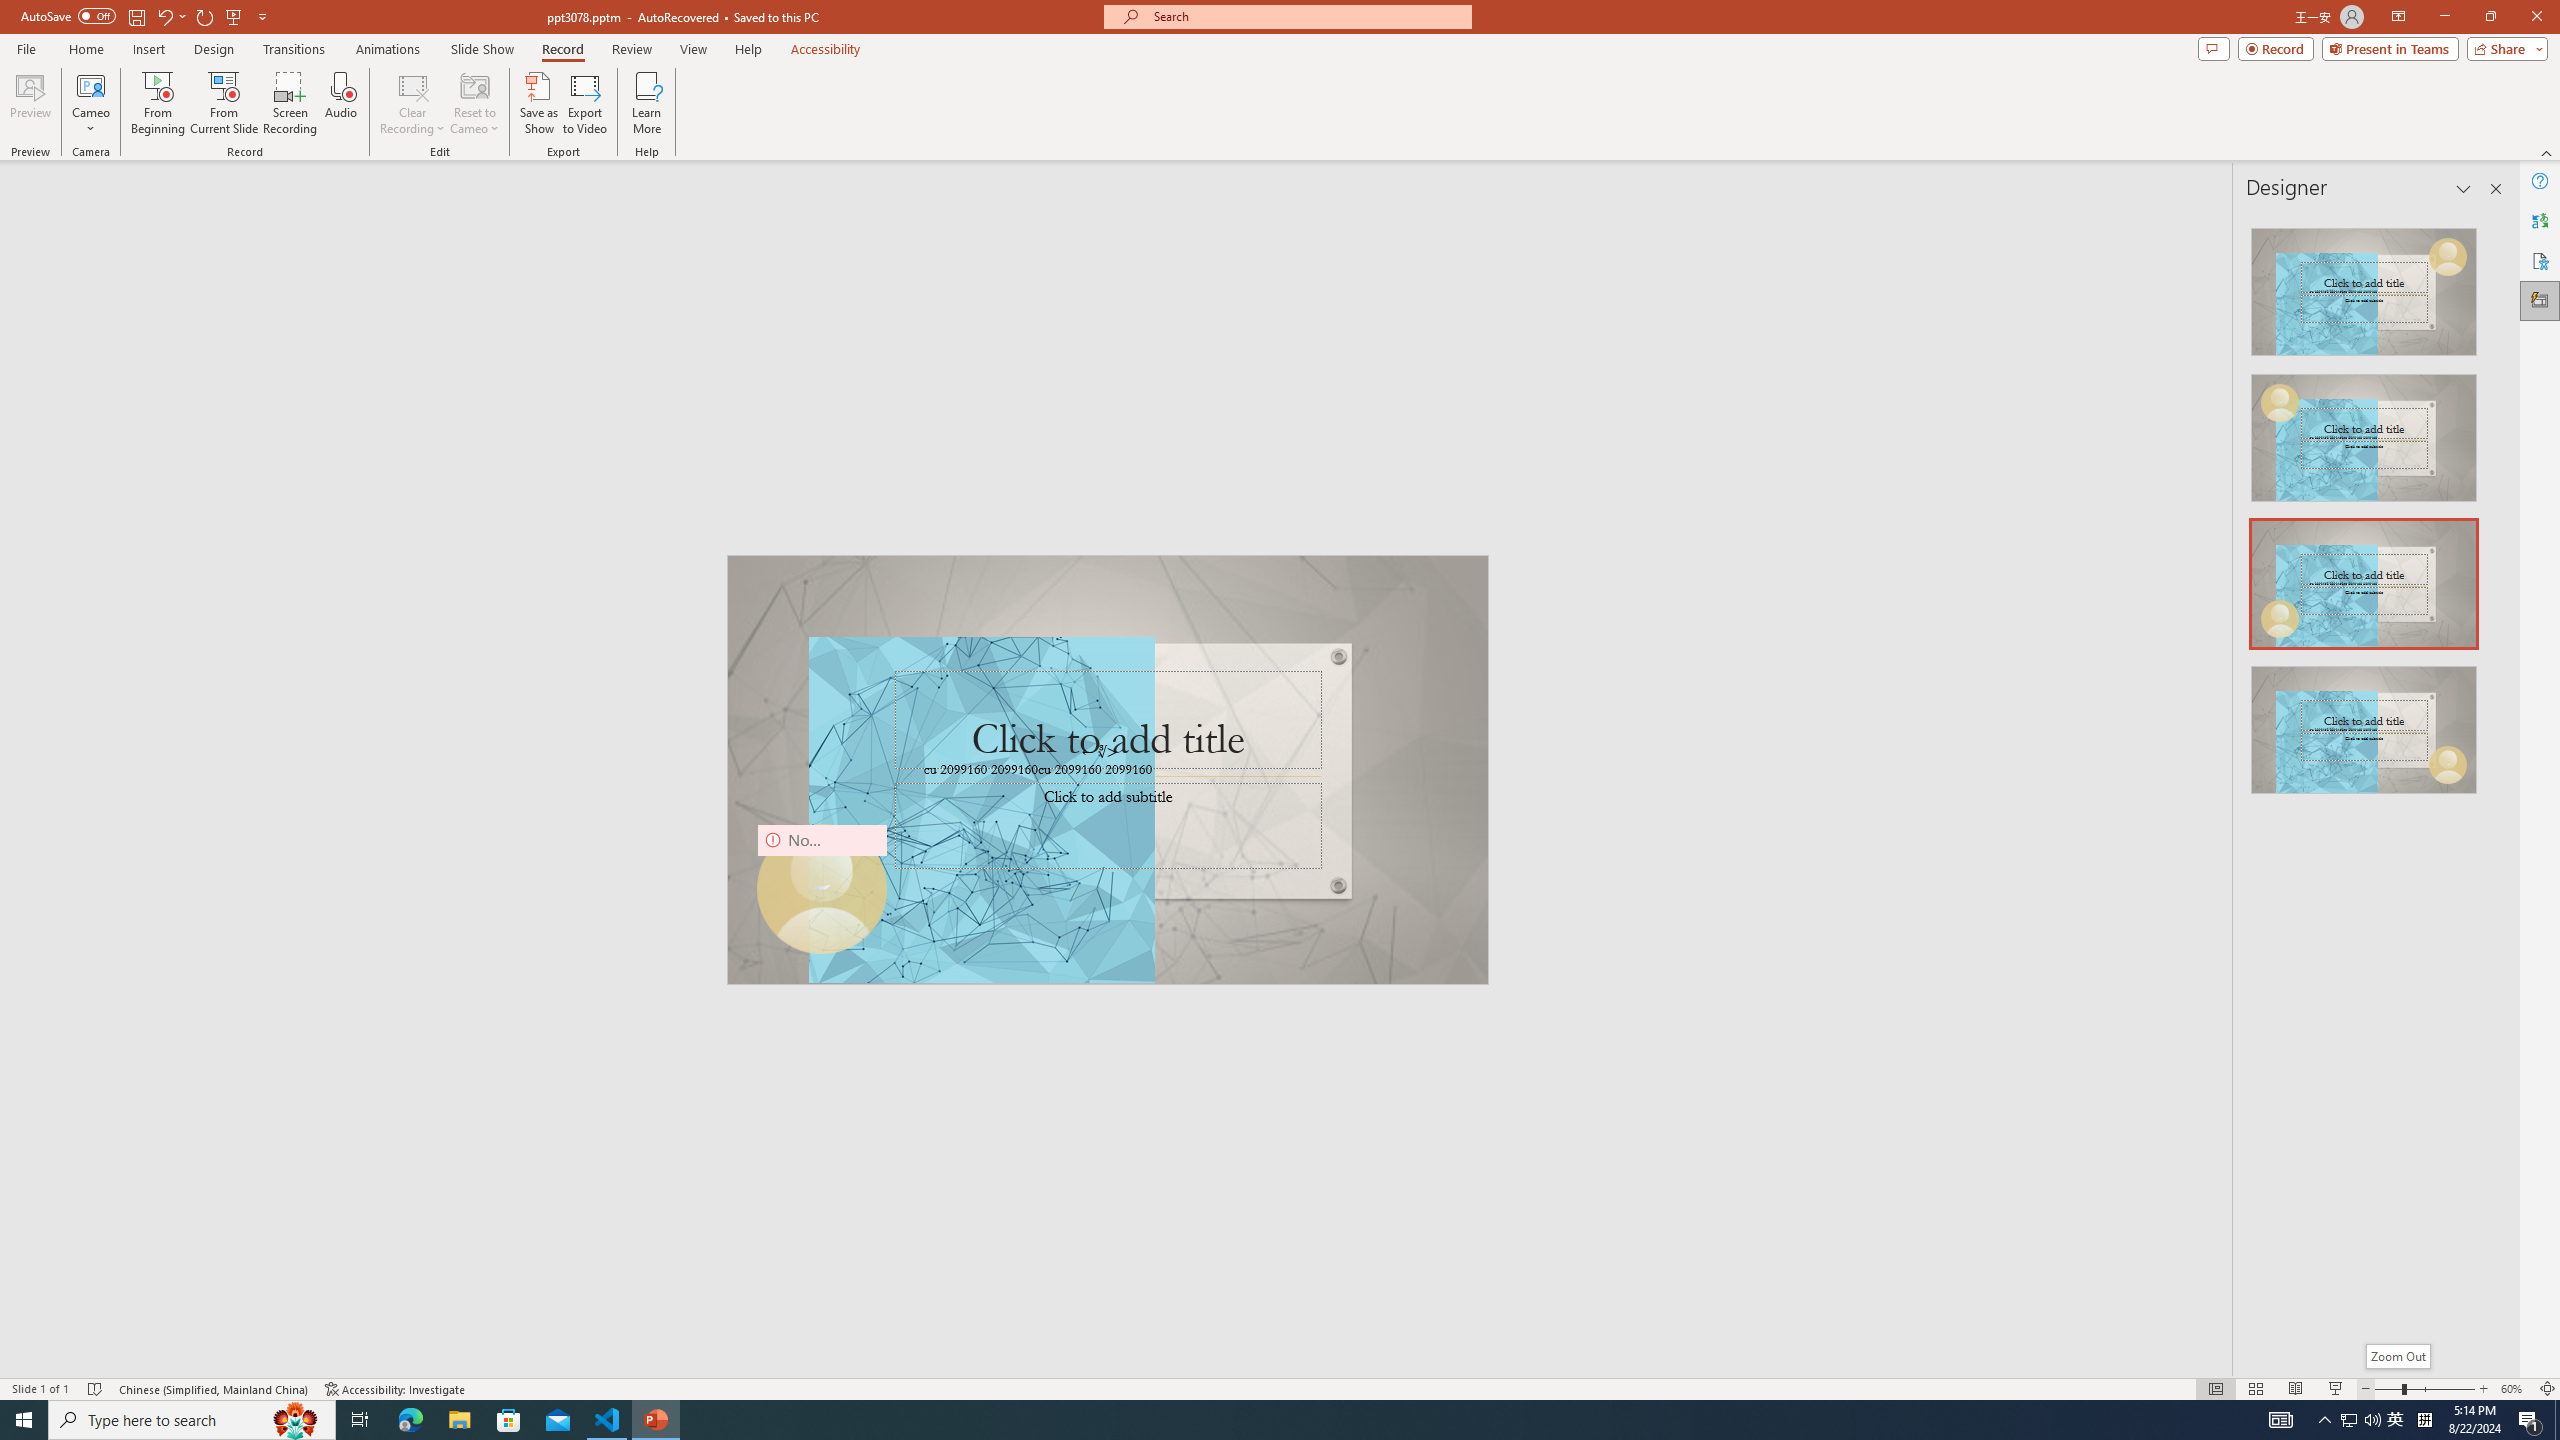  What do you see at coordinates (261, 15) in the screenshot?
I see `'Customize Quick Access Toolbar'` at bounding box center [261, 15].